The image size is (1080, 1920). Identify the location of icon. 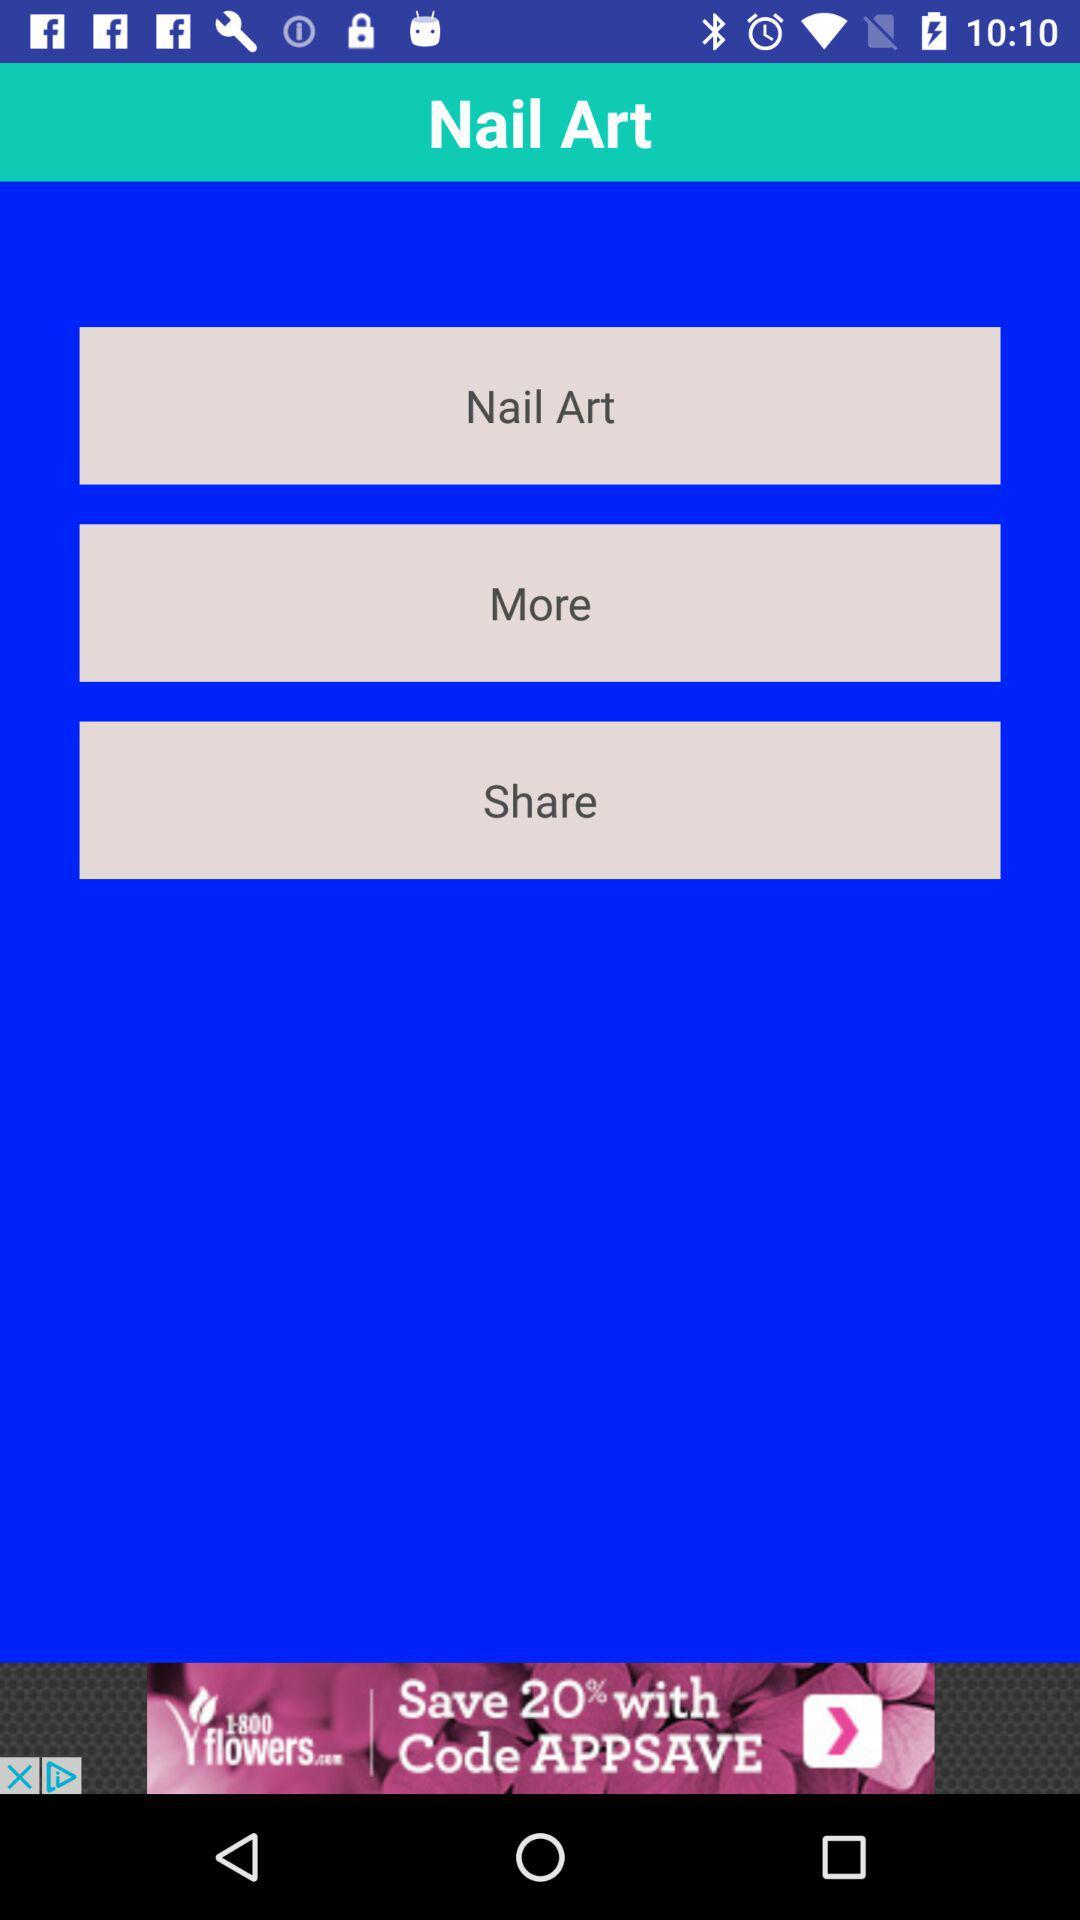
(540, 1727).